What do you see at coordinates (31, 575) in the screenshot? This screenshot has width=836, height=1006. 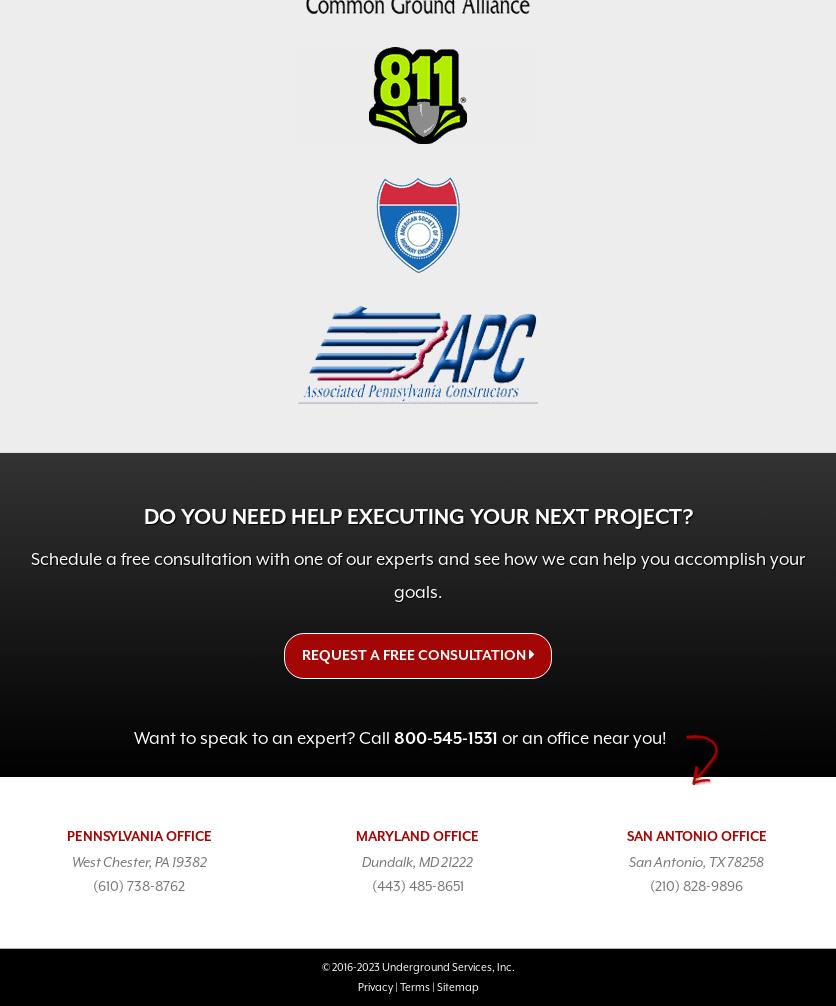 I see `'Schedule a free consultation with one of our experts and see how we can help you accomplish your goals.'` at bounding box center [31, 575].